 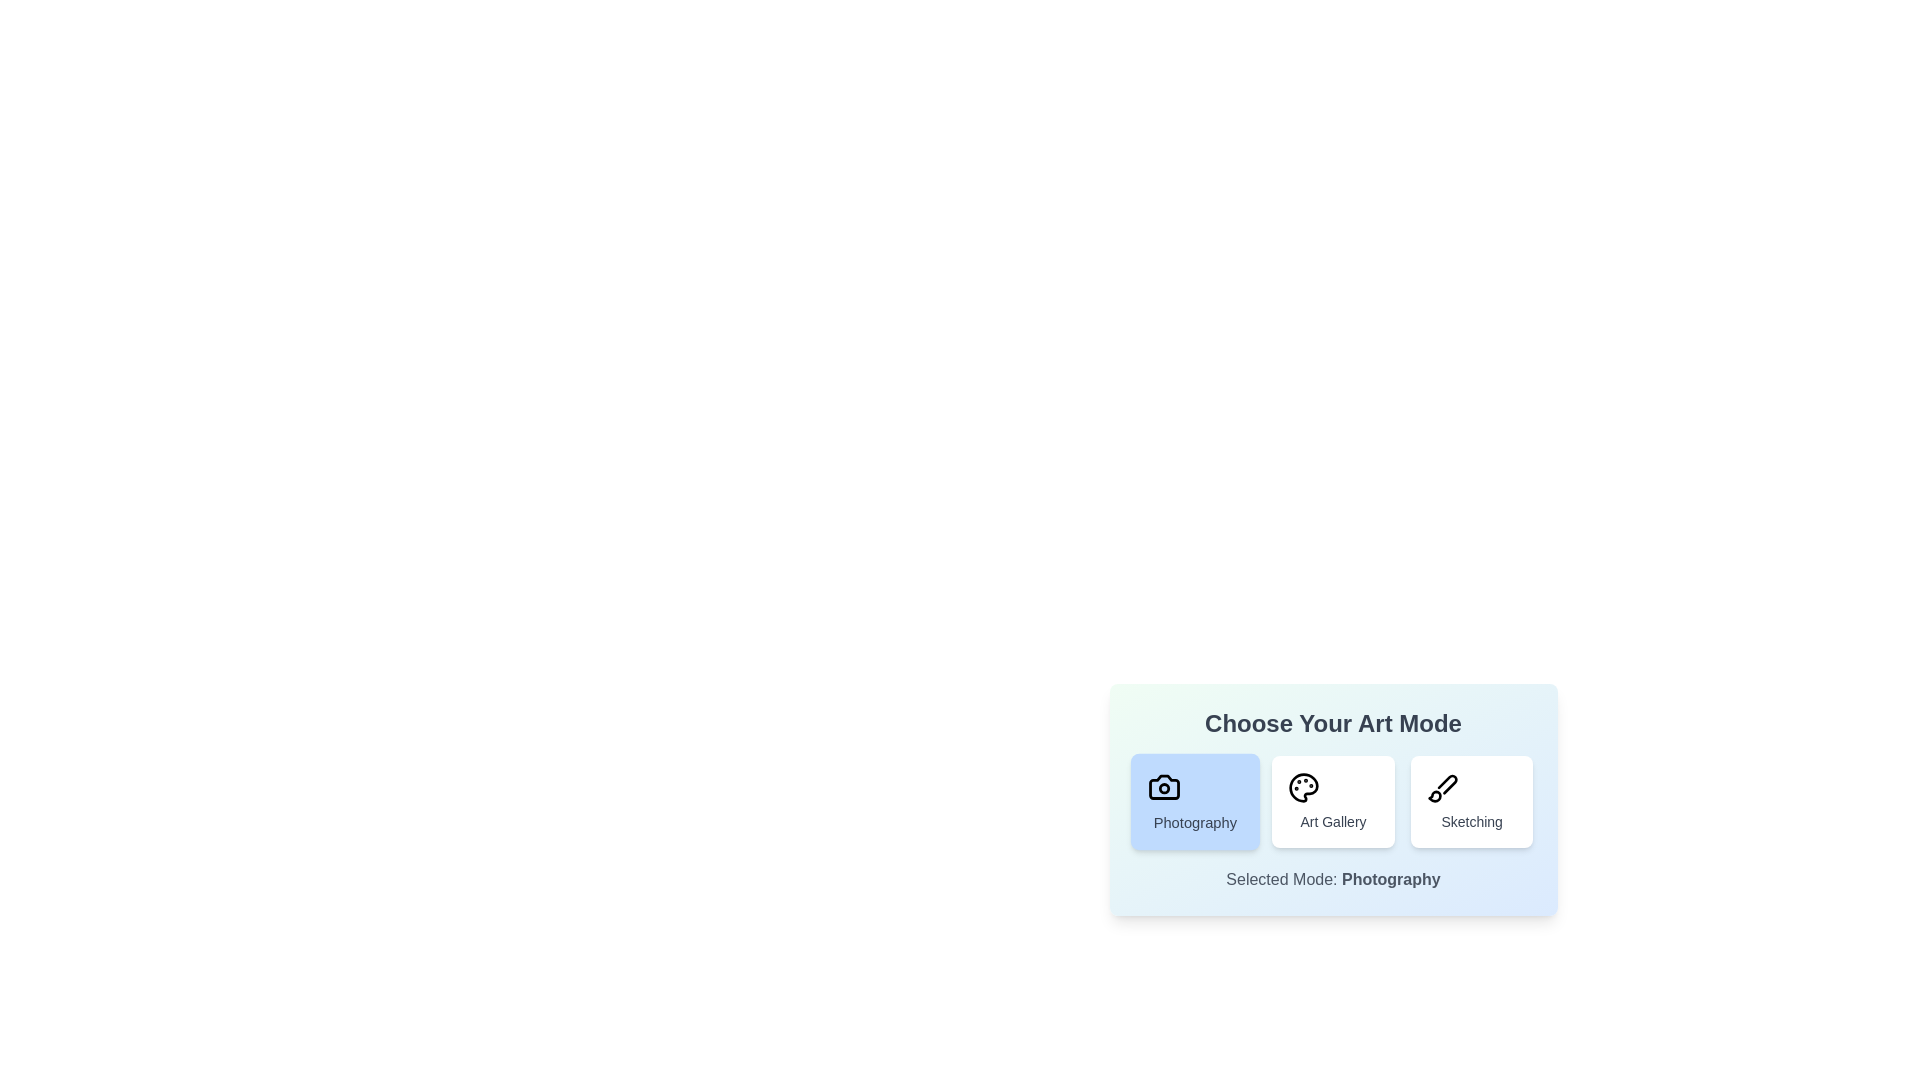 I want to click on the art mode by clicking on the button corresponding to Art Gallery, so click(x=1333, y=801).